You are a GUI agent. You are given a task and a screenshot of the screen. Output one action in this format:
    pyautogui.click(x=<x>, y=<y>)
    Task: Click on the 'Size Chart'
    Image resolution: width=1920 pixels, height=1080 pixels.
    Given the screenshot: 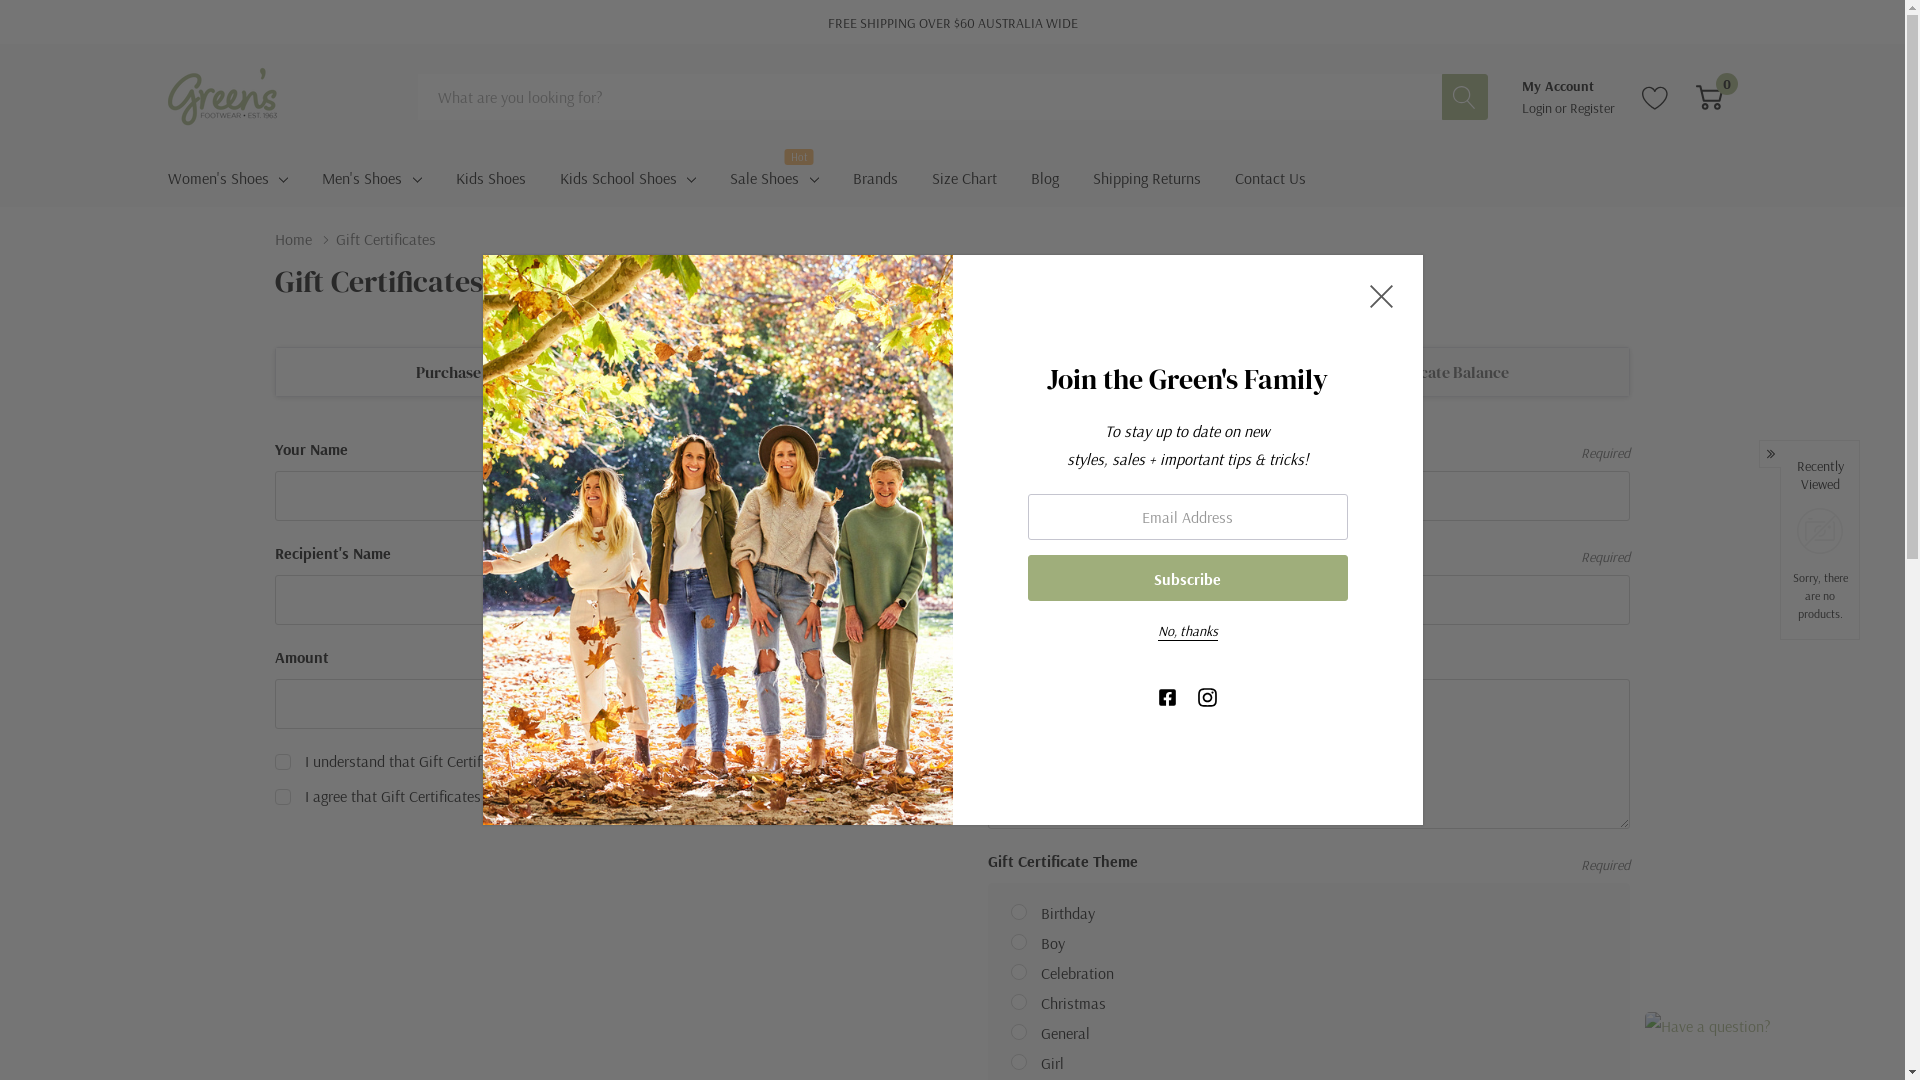 What is the action you would take?
    pyautogui.click(x=964, y=176)
    